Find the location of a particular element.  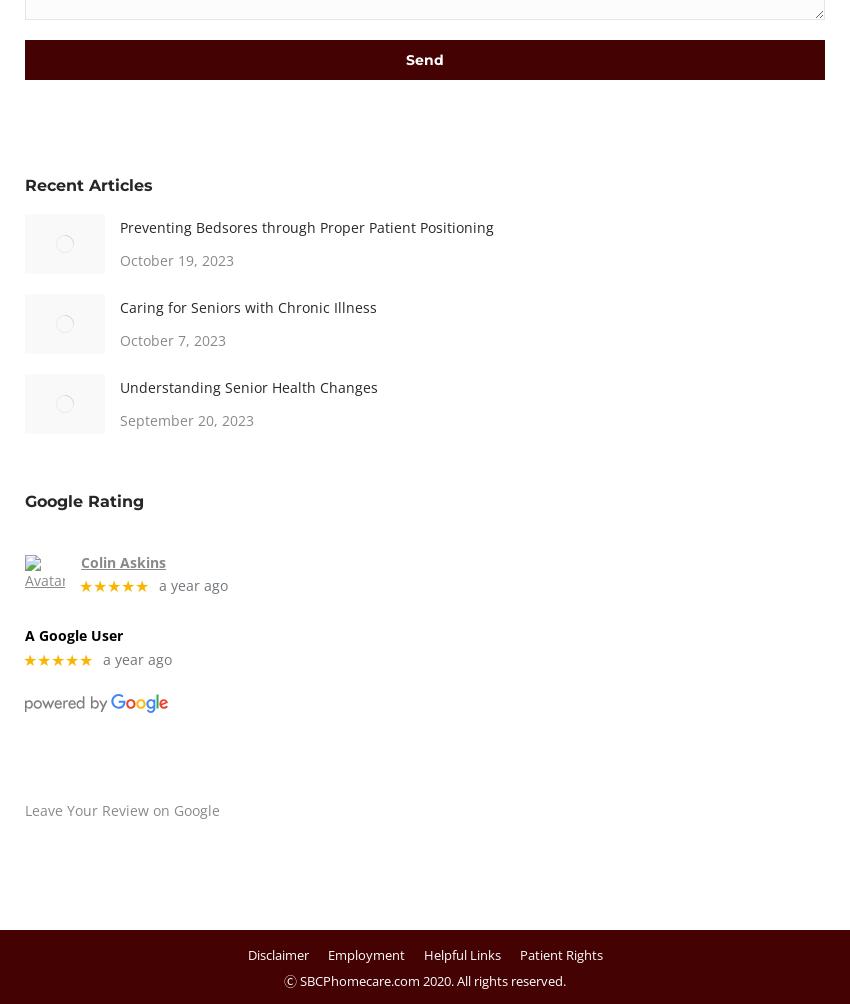

'Ⓒ SBCPhomecare.com 2020. All rights reserved.' is located at coordinates (425, 979).